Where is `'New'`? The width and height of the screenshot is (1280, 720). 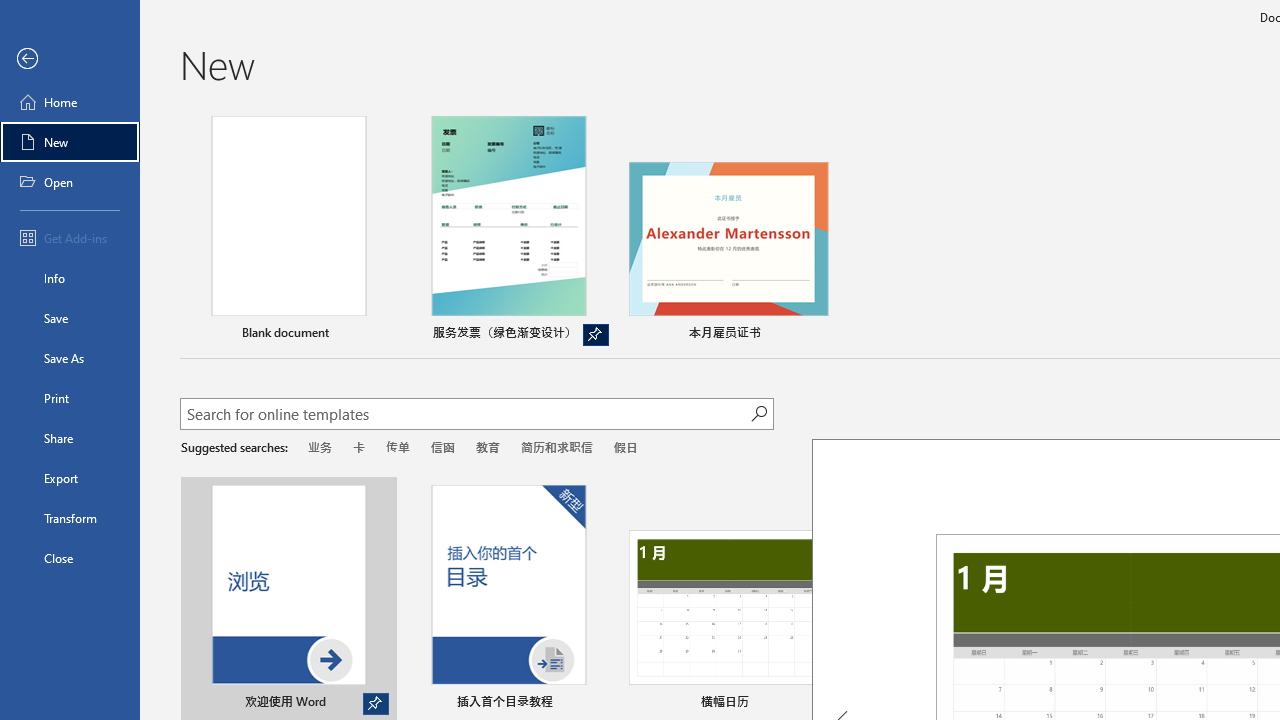 'New' is located at coordinates (69, 140).